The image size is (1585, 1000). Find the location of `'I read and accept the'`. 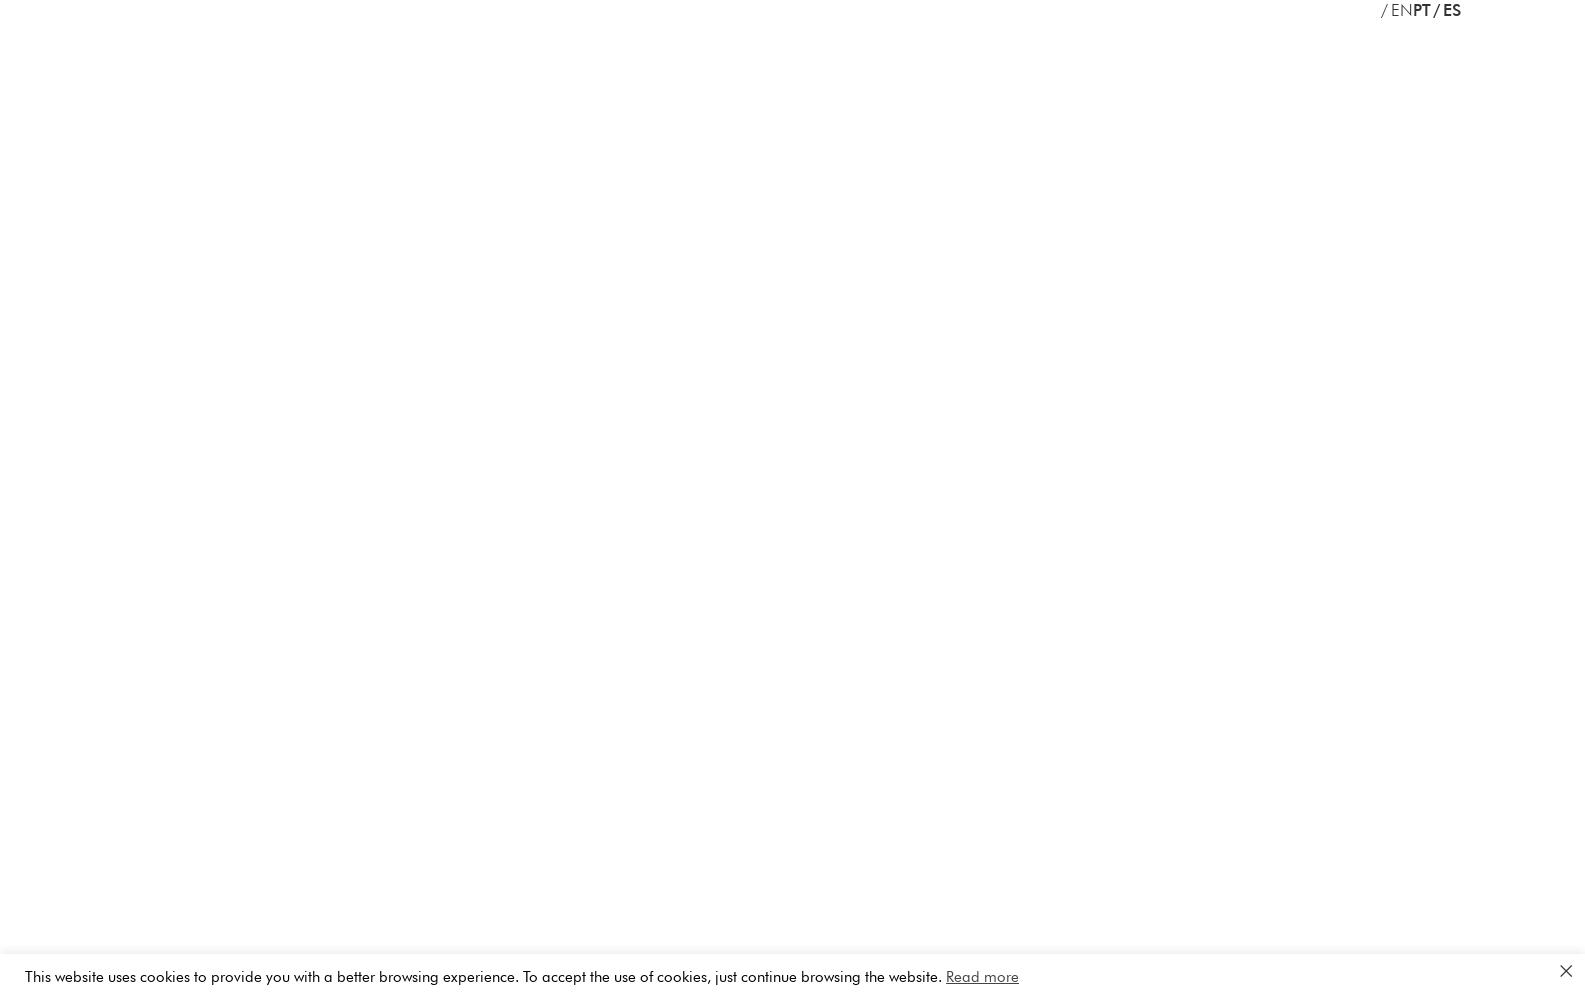

'I read and accept the' is located at coordinates (836, 187).